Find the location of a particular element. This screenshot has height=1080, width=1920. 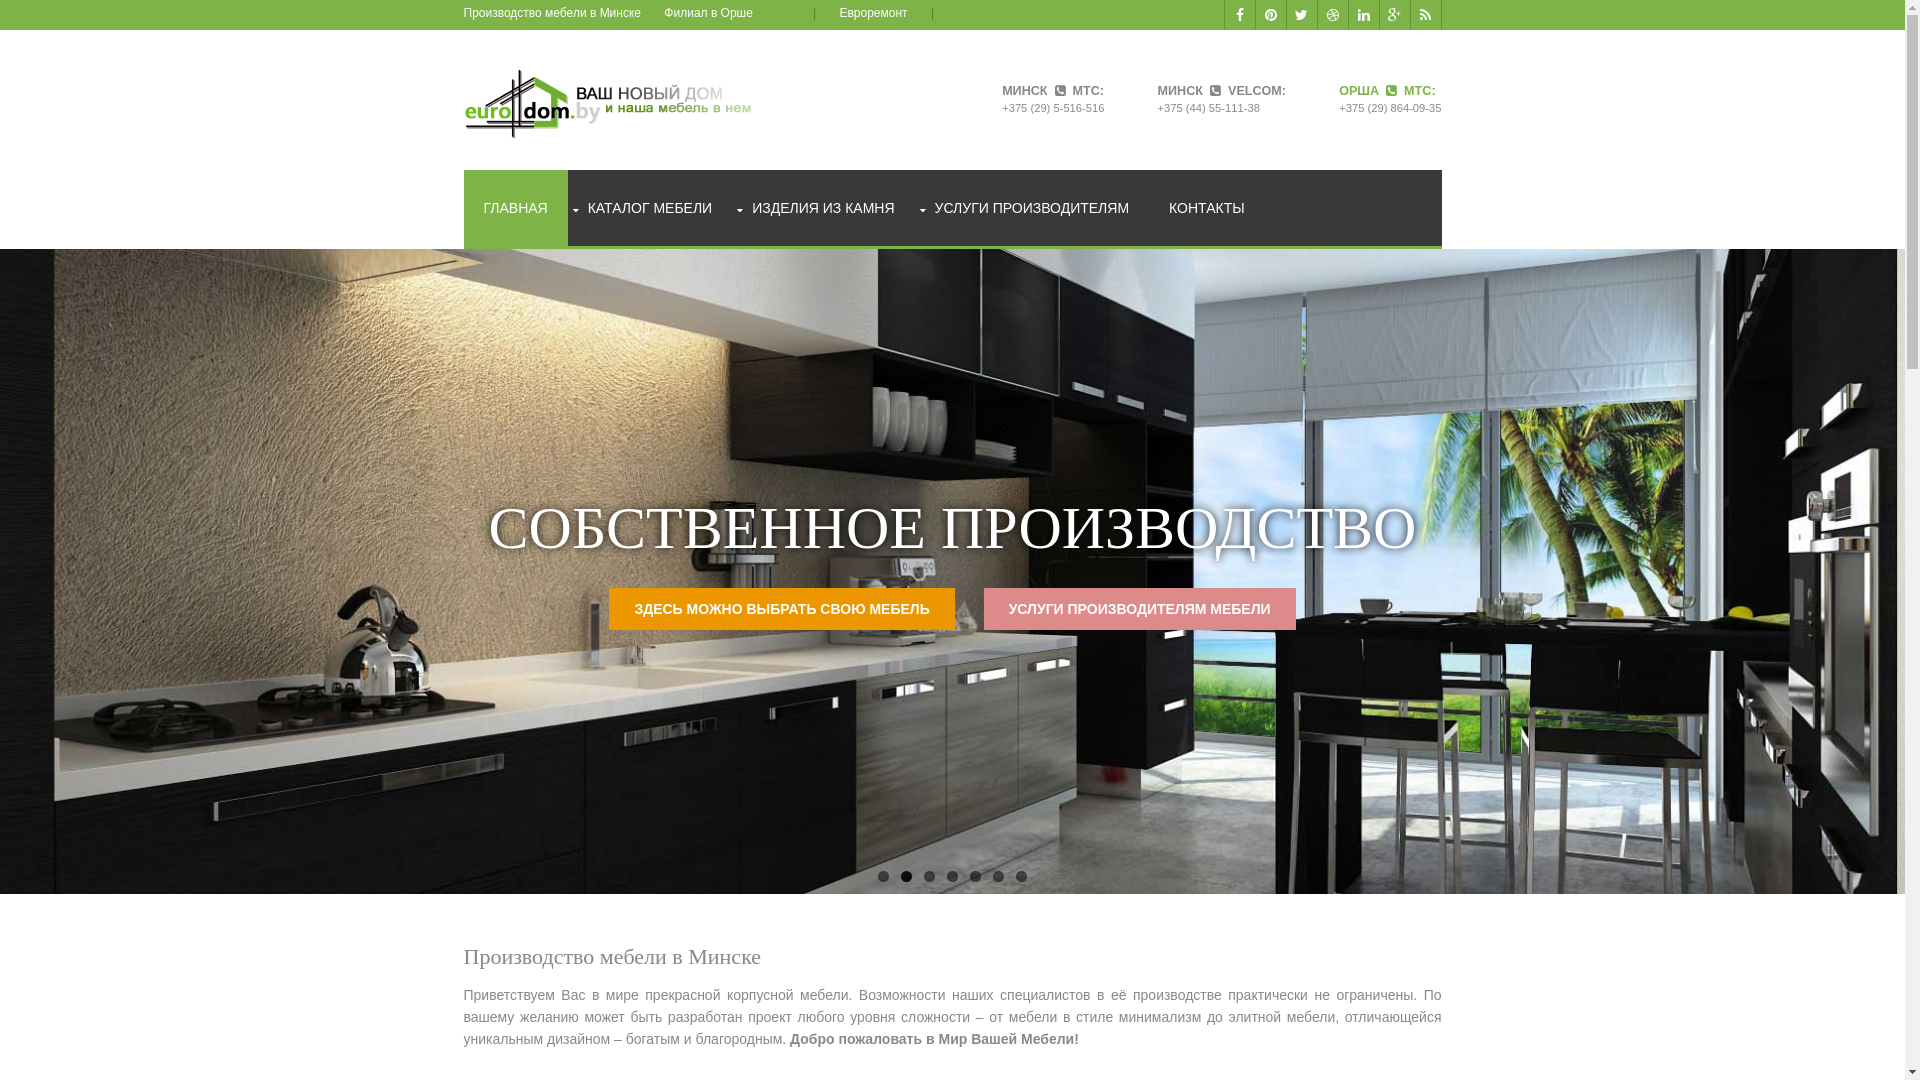

'4' is located at coordinates (951, 875).